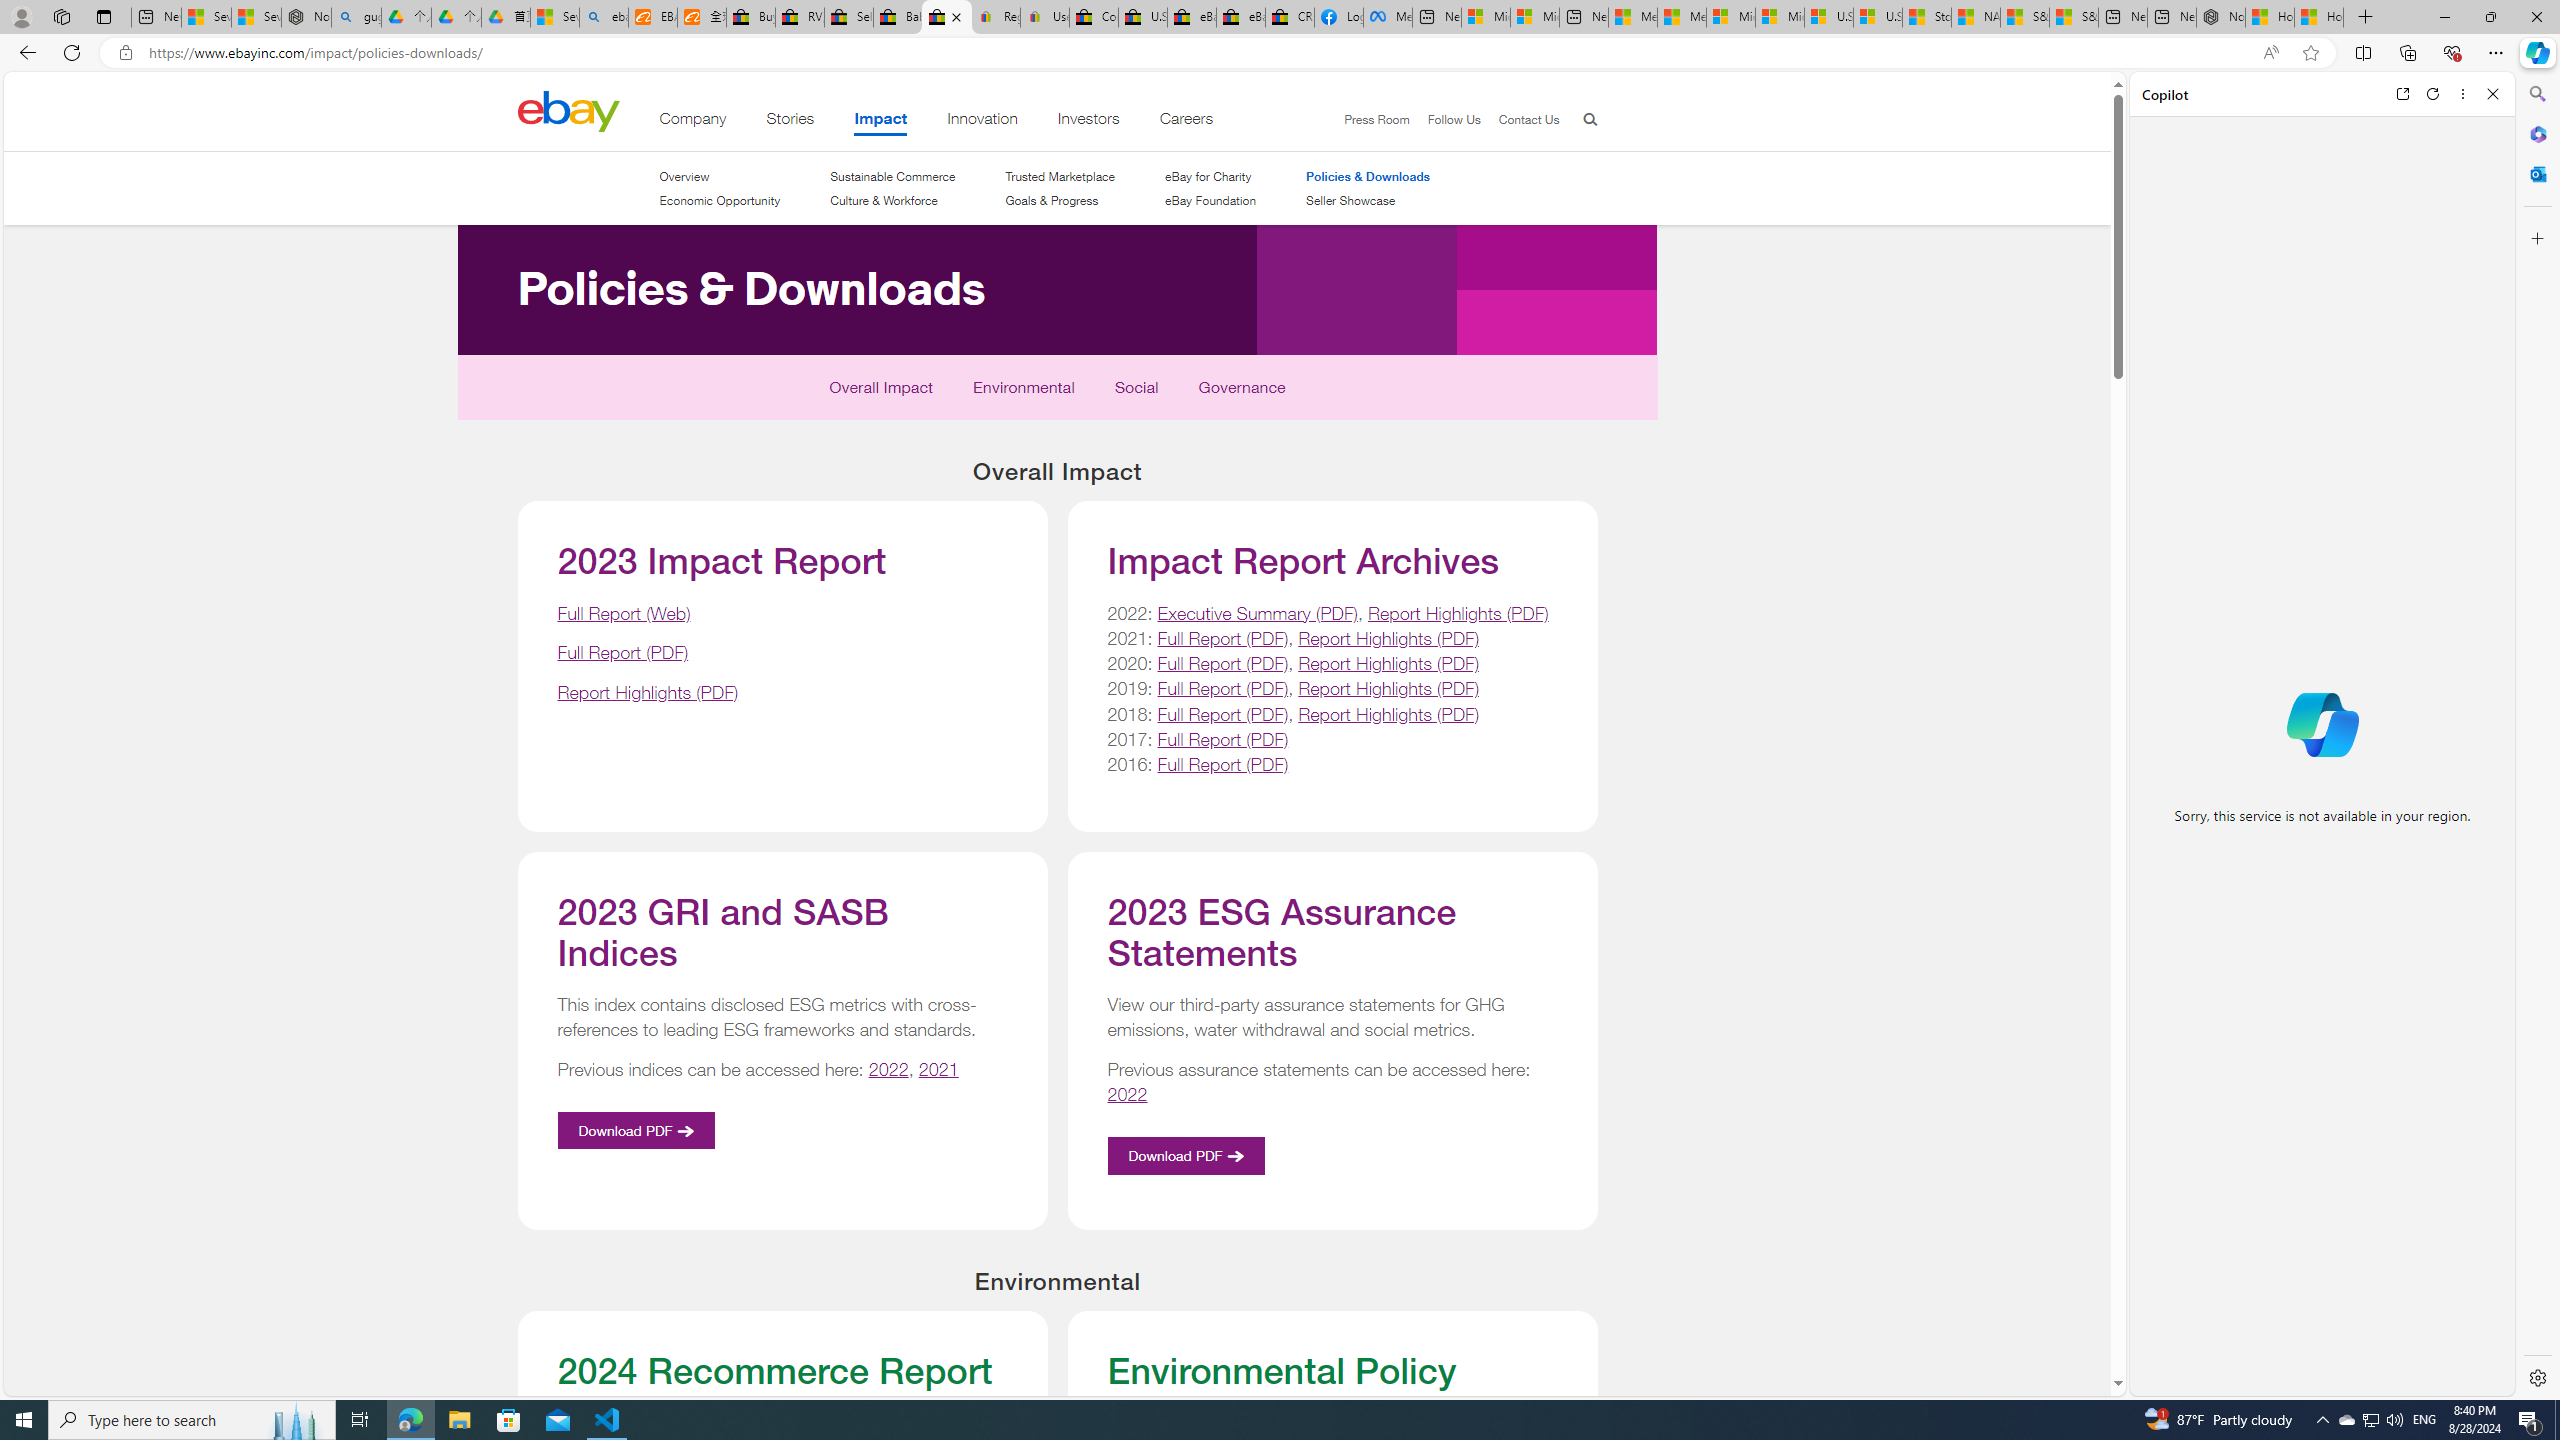 The image size is (2560, 1440). Describe the element at coordinates (1377, 118) in the screenshot. I see `'Press Room'` at that location.